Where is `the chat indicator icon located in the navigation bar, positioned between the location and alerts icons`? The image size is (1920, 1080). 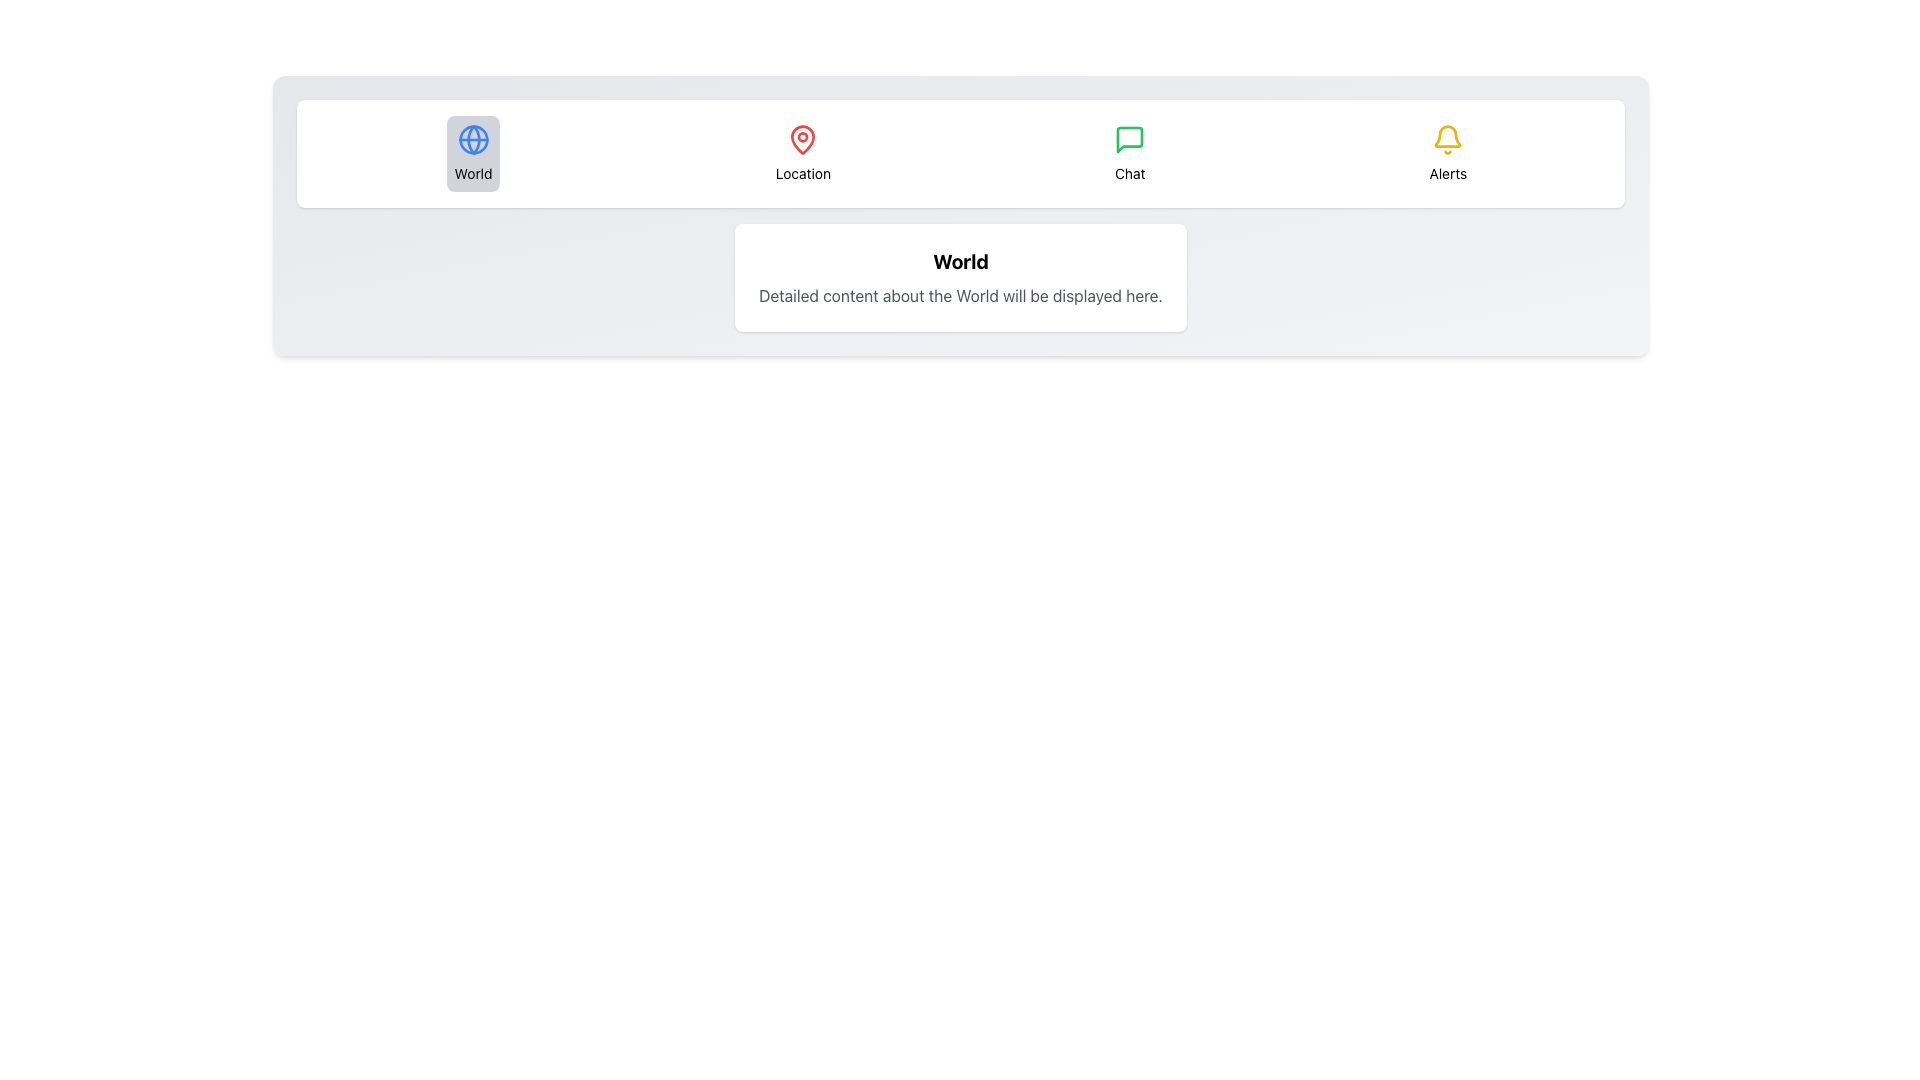
the chat indicator icon located in the navigation bar, positioned between the location and alerts icons is located at coordinates (1130, 138).